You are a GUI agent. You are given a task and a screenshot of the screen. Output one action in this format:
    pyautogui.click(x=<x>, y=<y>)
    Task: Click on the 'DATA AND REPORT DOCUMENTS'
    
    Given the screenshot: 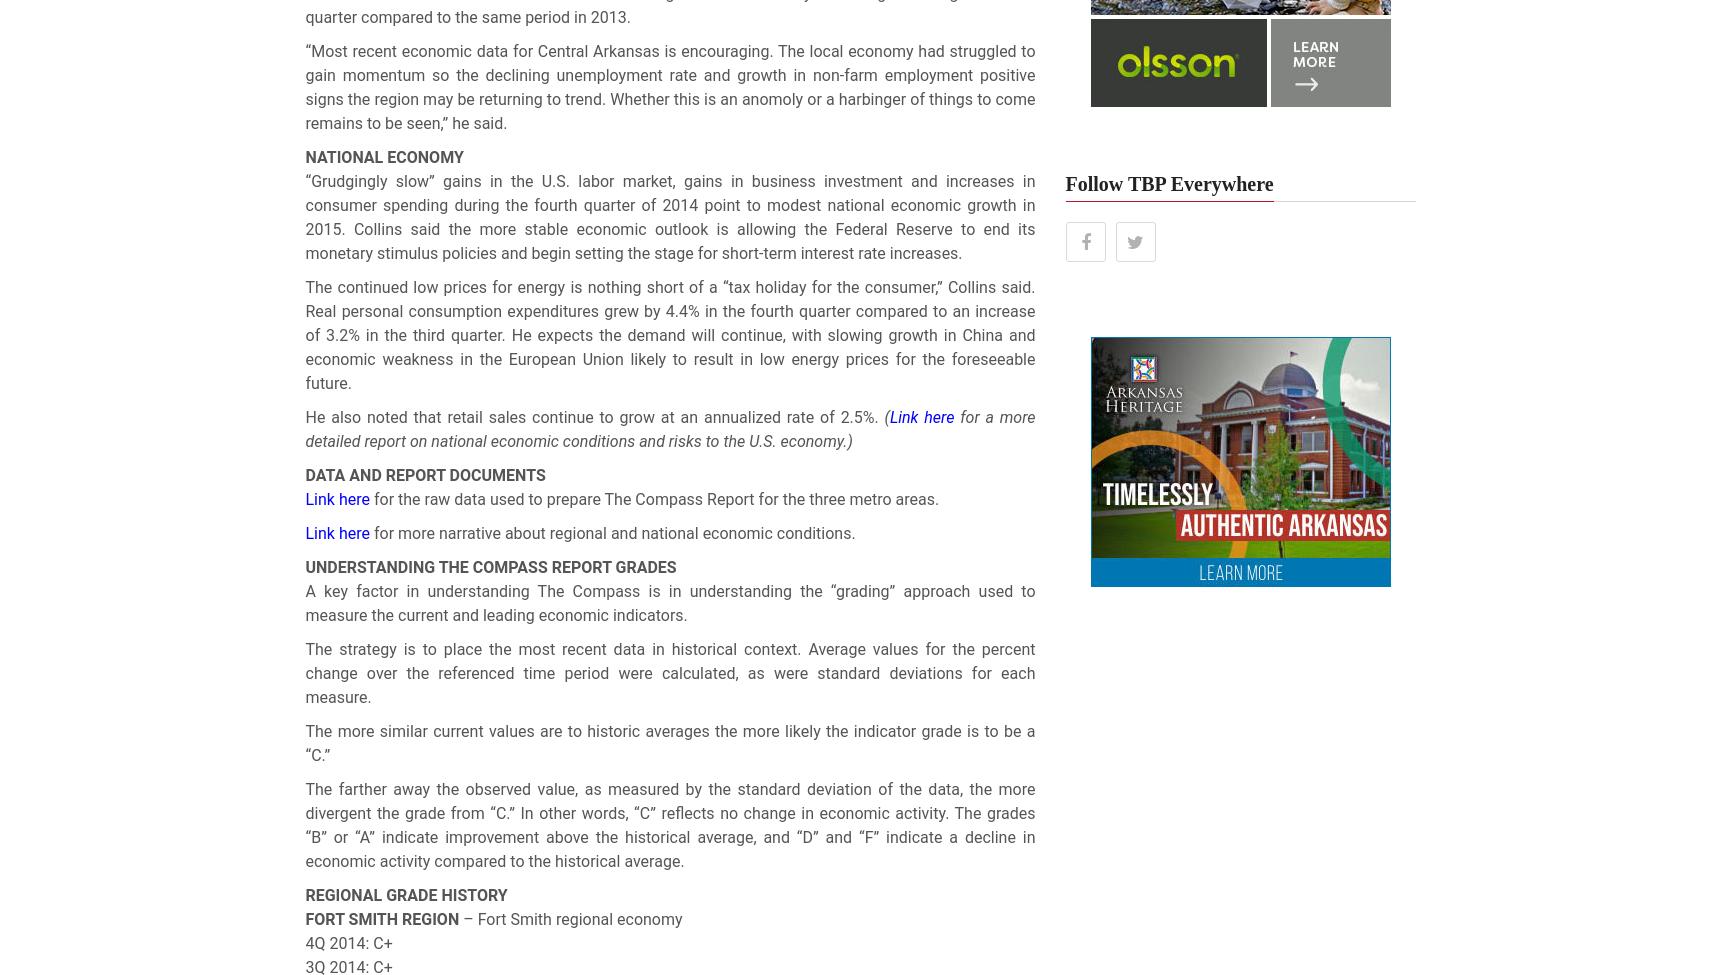 What is the action you would take?
    pyautogui.click(x=423, y=475)
    